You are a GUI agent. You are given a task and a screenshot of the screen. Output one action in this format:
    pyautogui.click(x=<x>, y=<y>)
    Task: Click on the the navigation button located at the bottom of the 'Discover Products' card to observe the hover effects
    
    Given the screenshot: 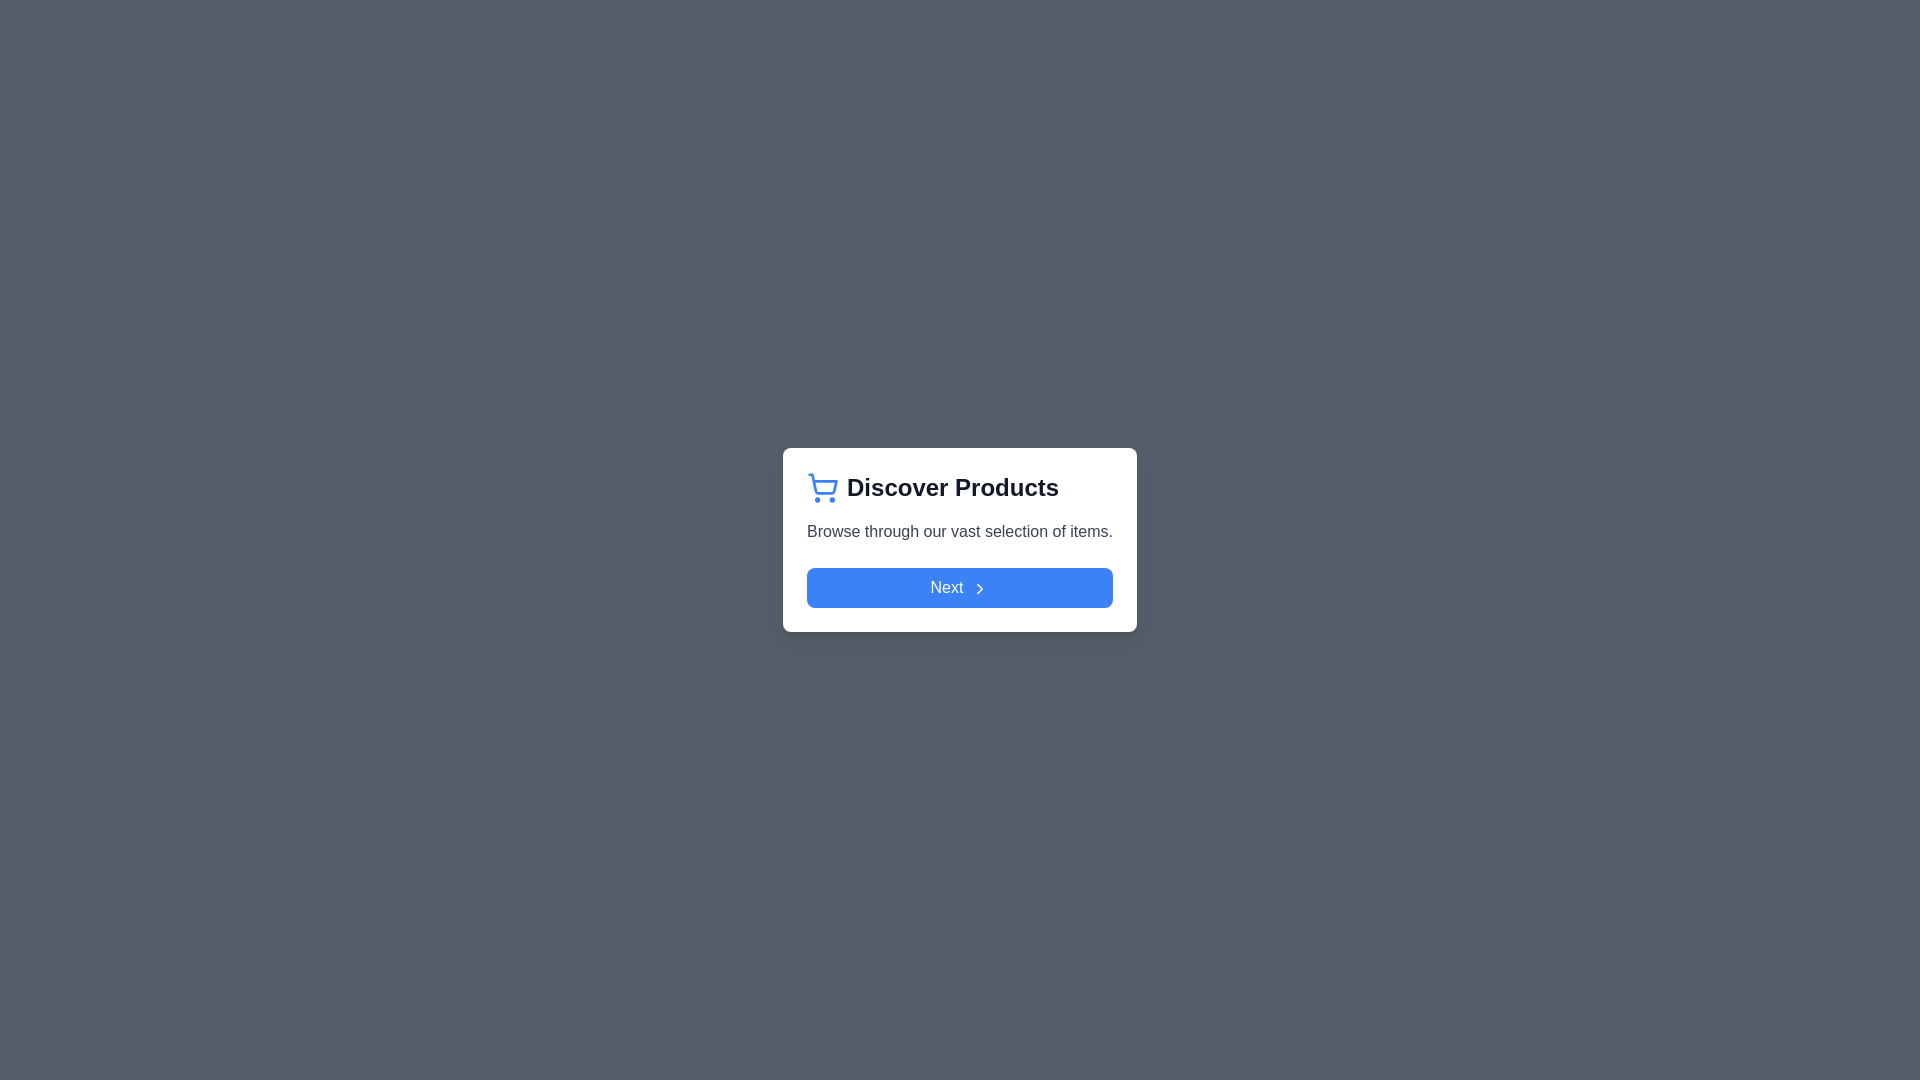 What is the action you would take?
    pyautogui.click(x=960, y=586)
    